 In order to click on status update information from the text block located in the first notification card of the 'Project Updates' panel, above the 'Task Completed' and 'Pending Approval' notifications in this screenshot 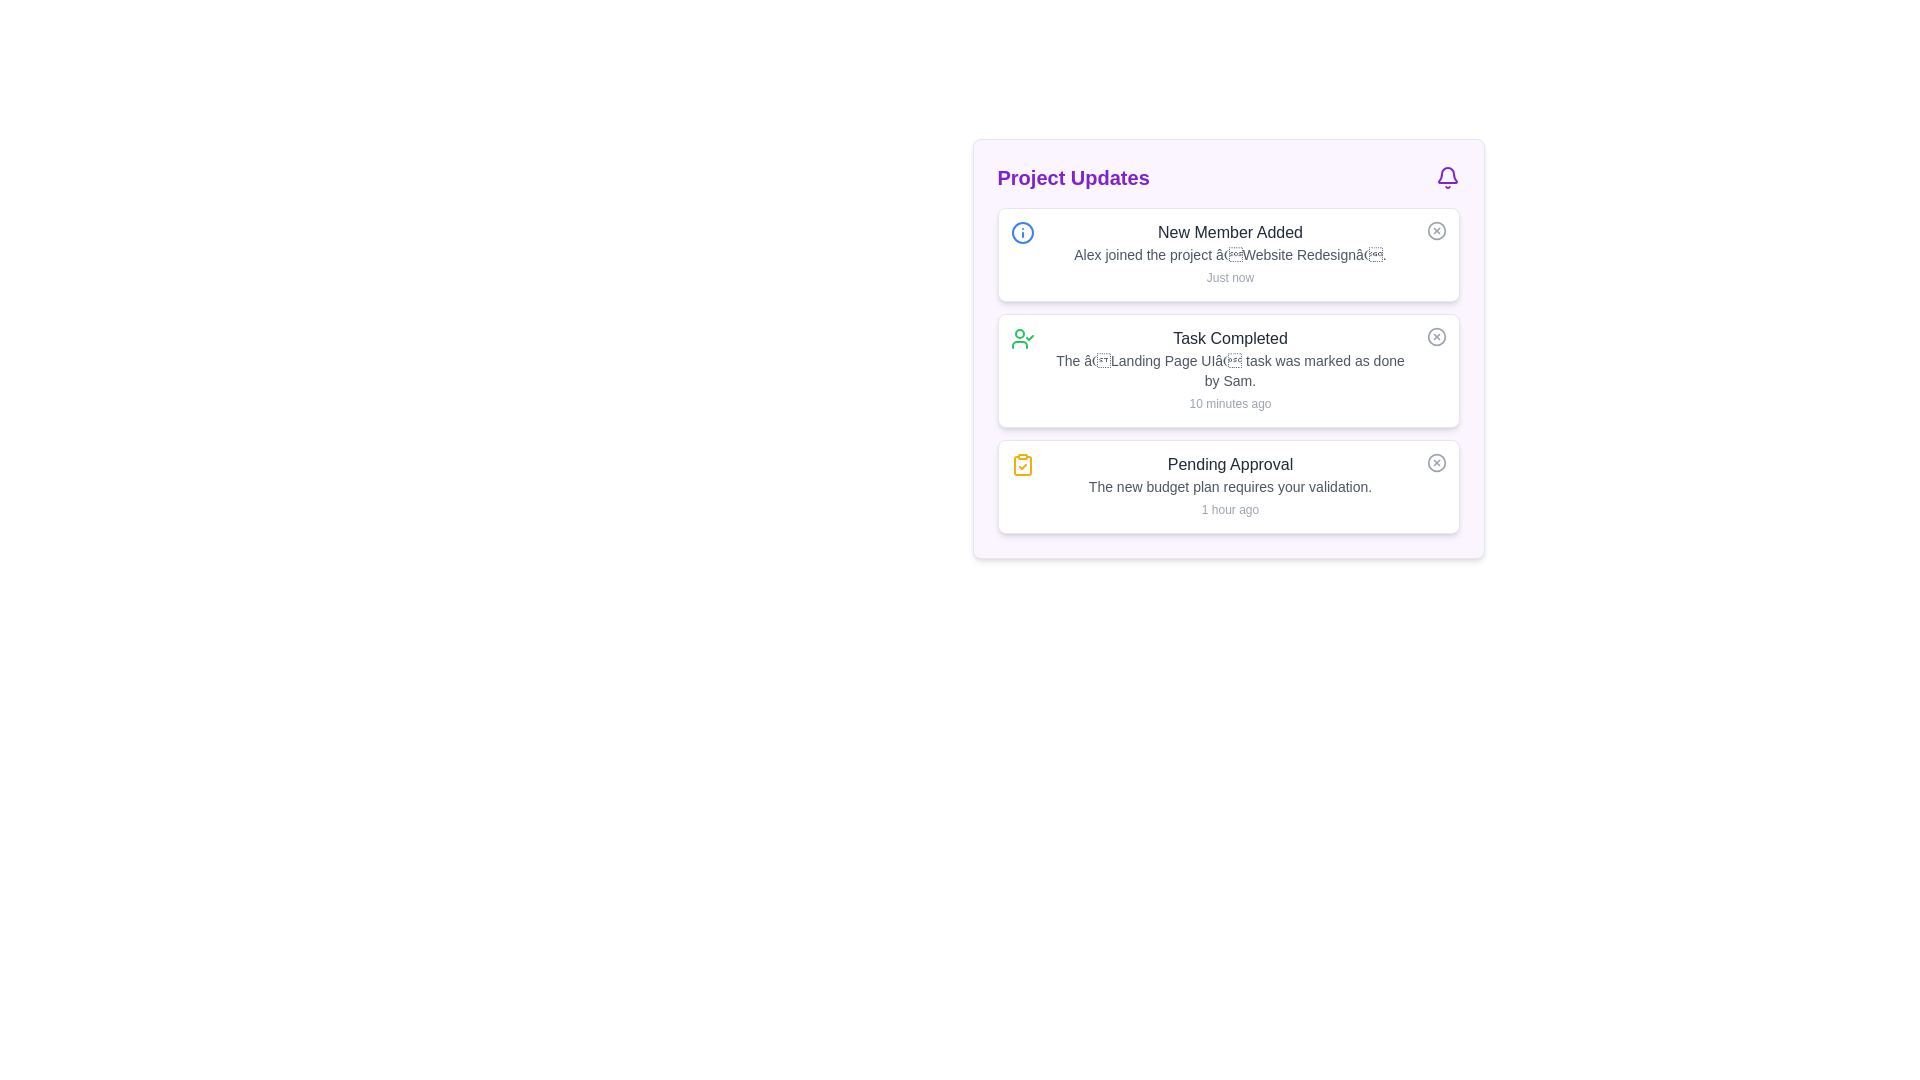, I will do `click(1229, 253)`.